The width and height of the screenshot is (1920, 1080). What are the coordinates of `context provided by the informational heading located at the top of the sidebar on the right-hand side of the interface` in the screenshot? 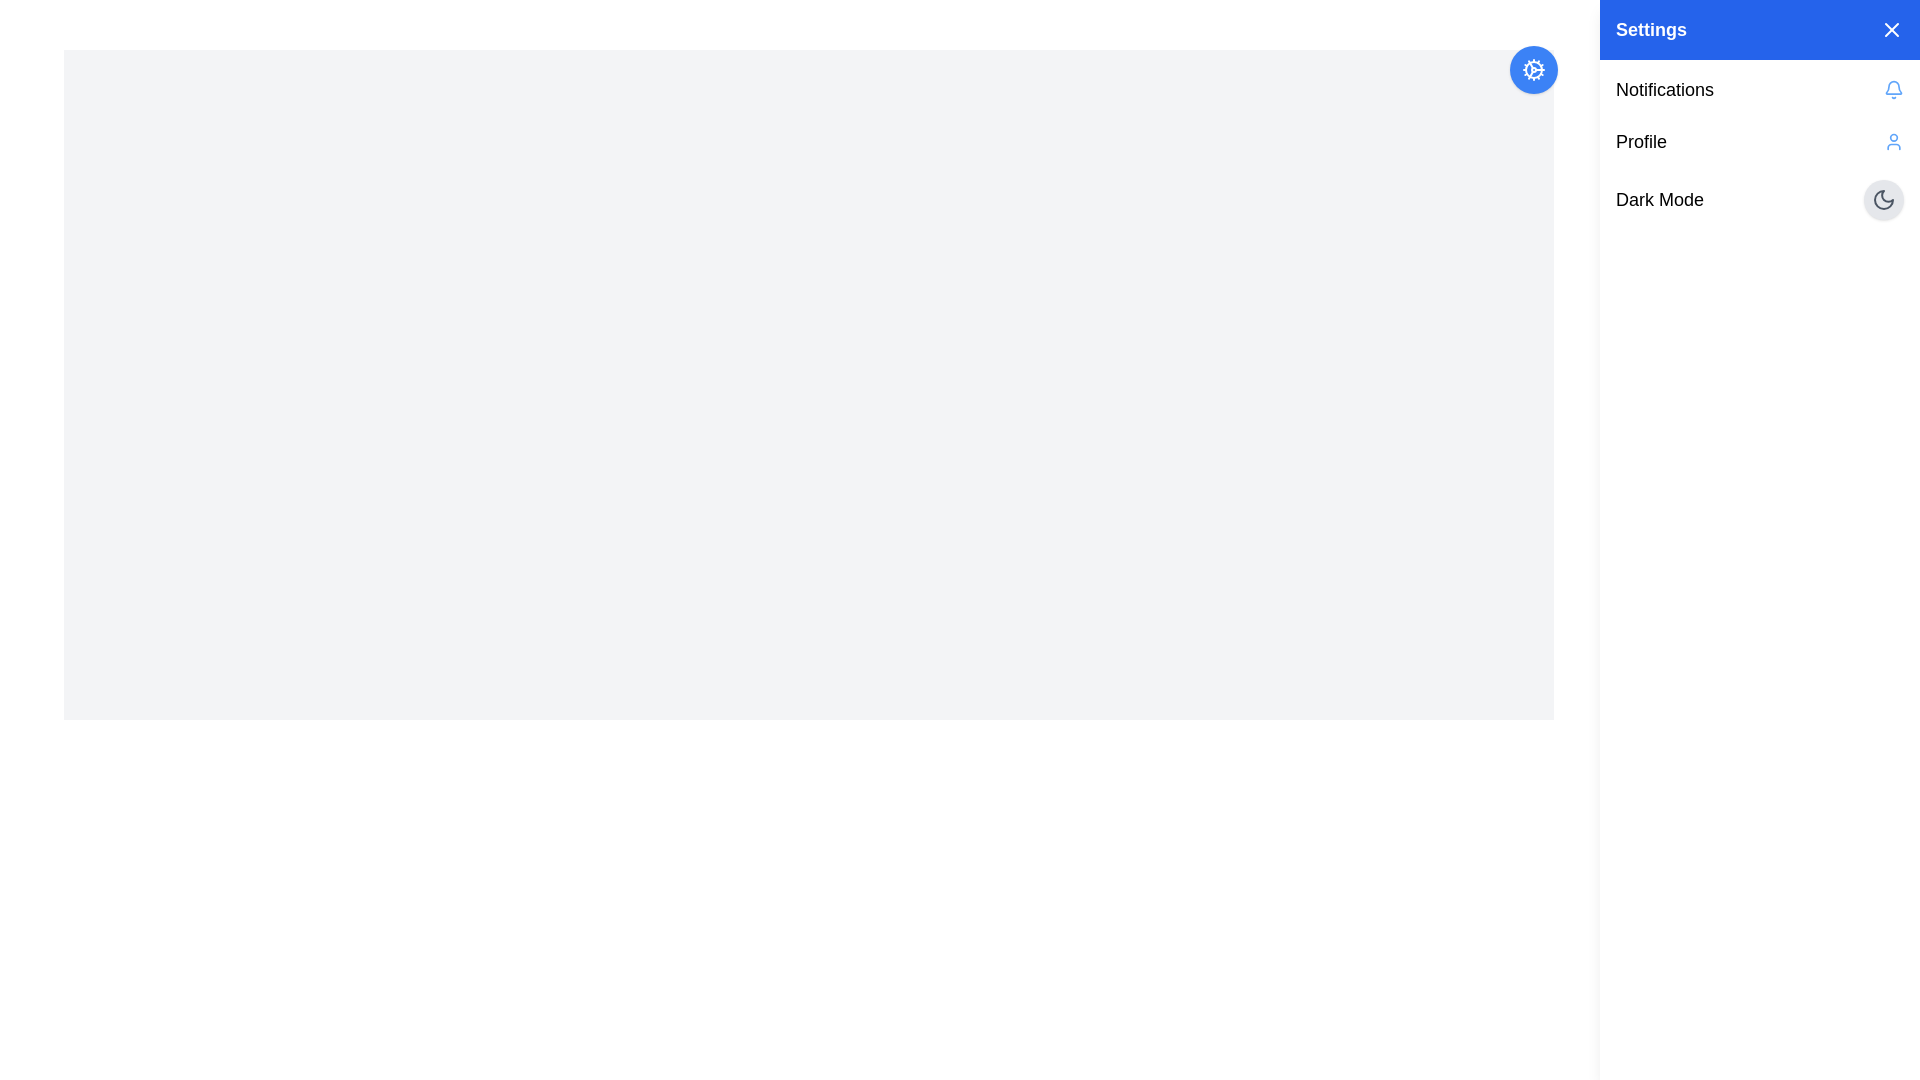 It's located at (1665, 88).